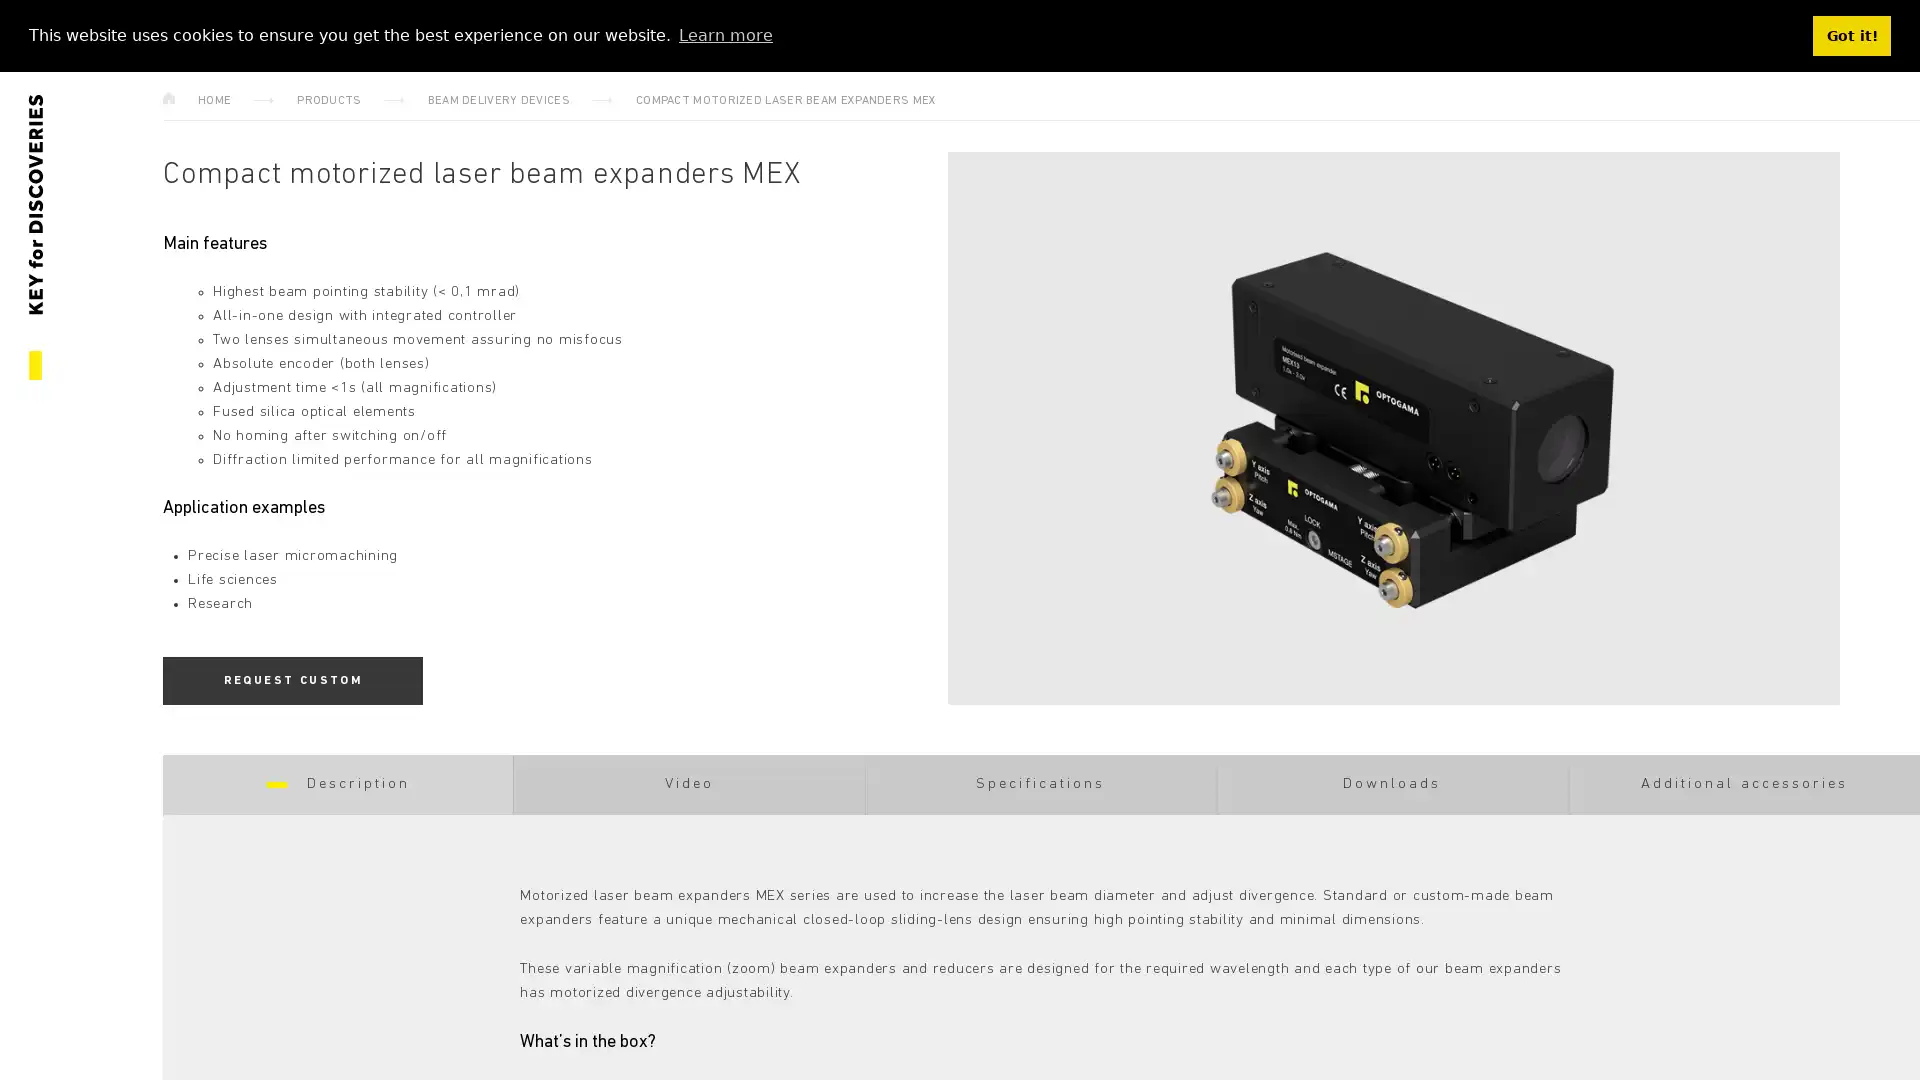  What do you see at coordinates (724, 34) in the screenshot?
I see `learn more about cookies` at bounding box center [724, 34].